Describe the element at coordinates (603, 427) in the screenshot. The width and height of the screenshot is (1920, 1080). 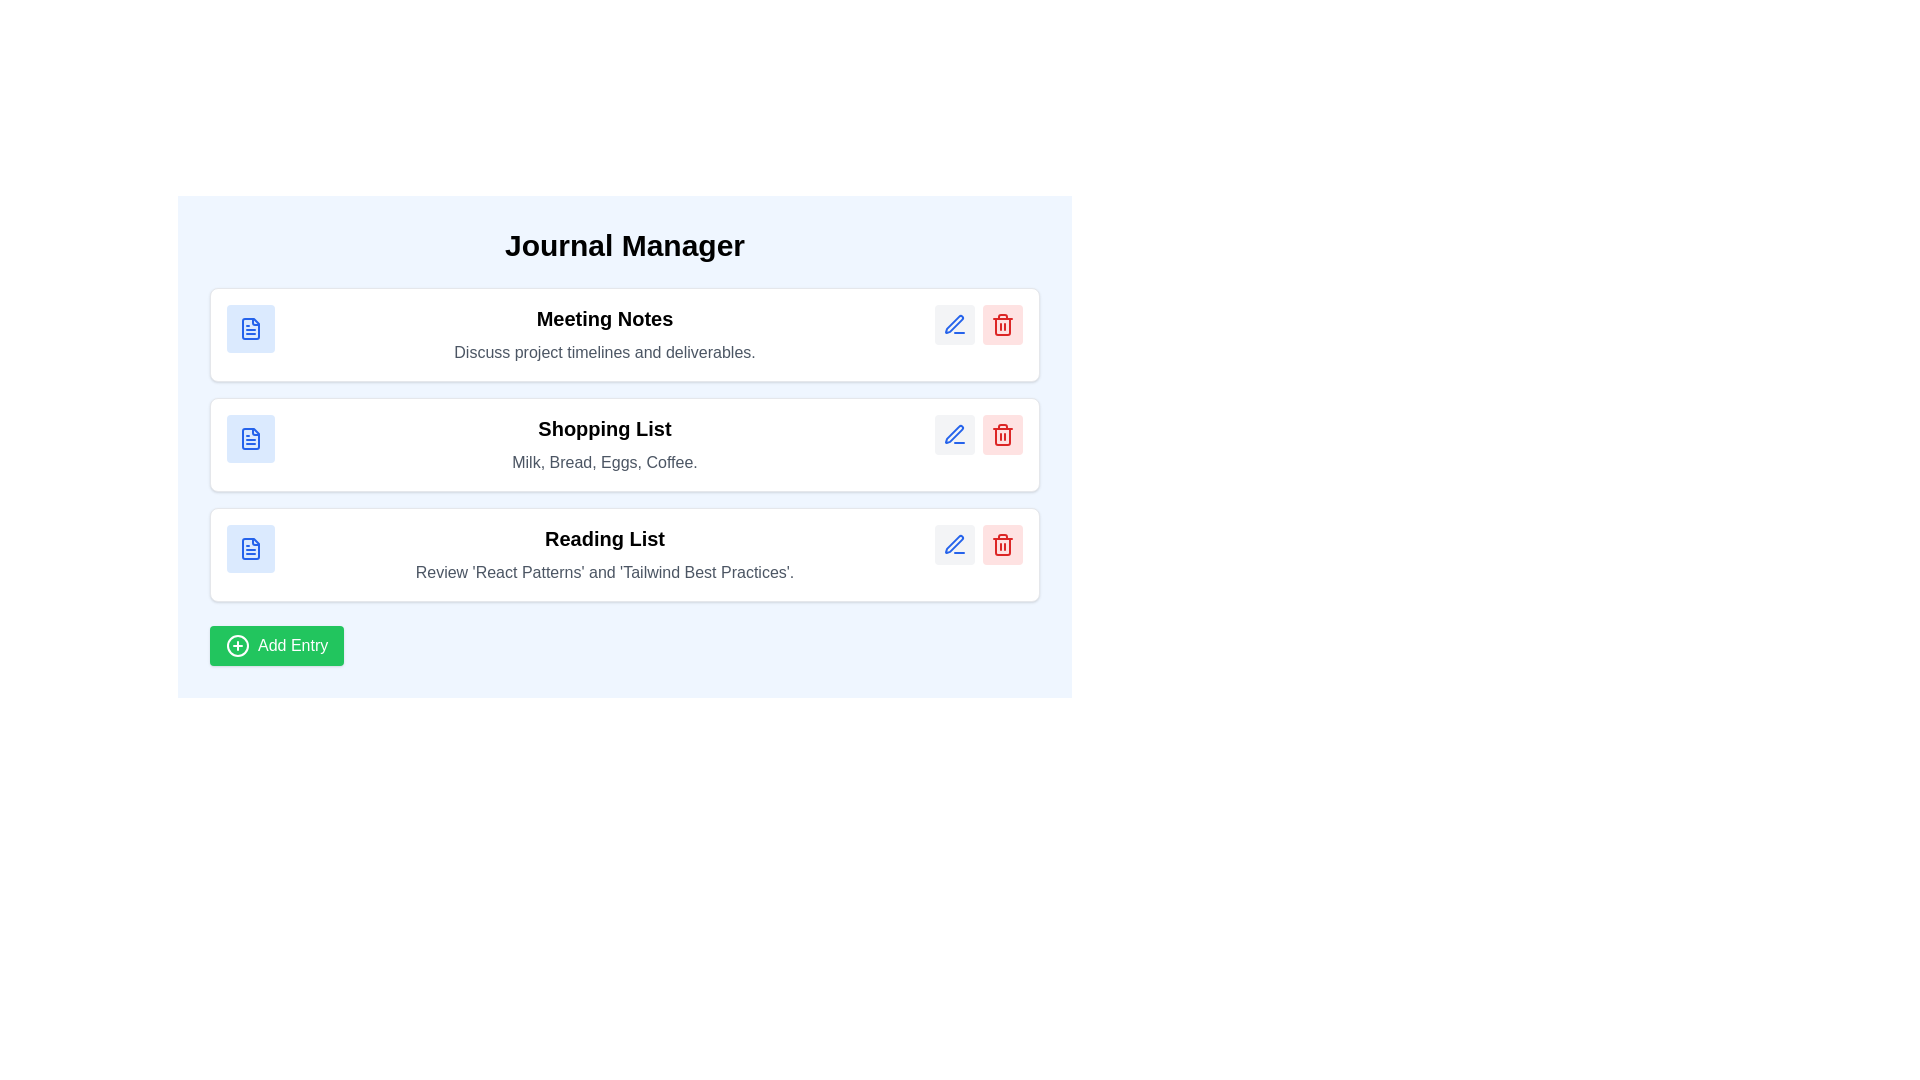
I see `'Shopping List' header text, which is prominently displayed in a large, bold font above the list of items in a structured layout` at that location.